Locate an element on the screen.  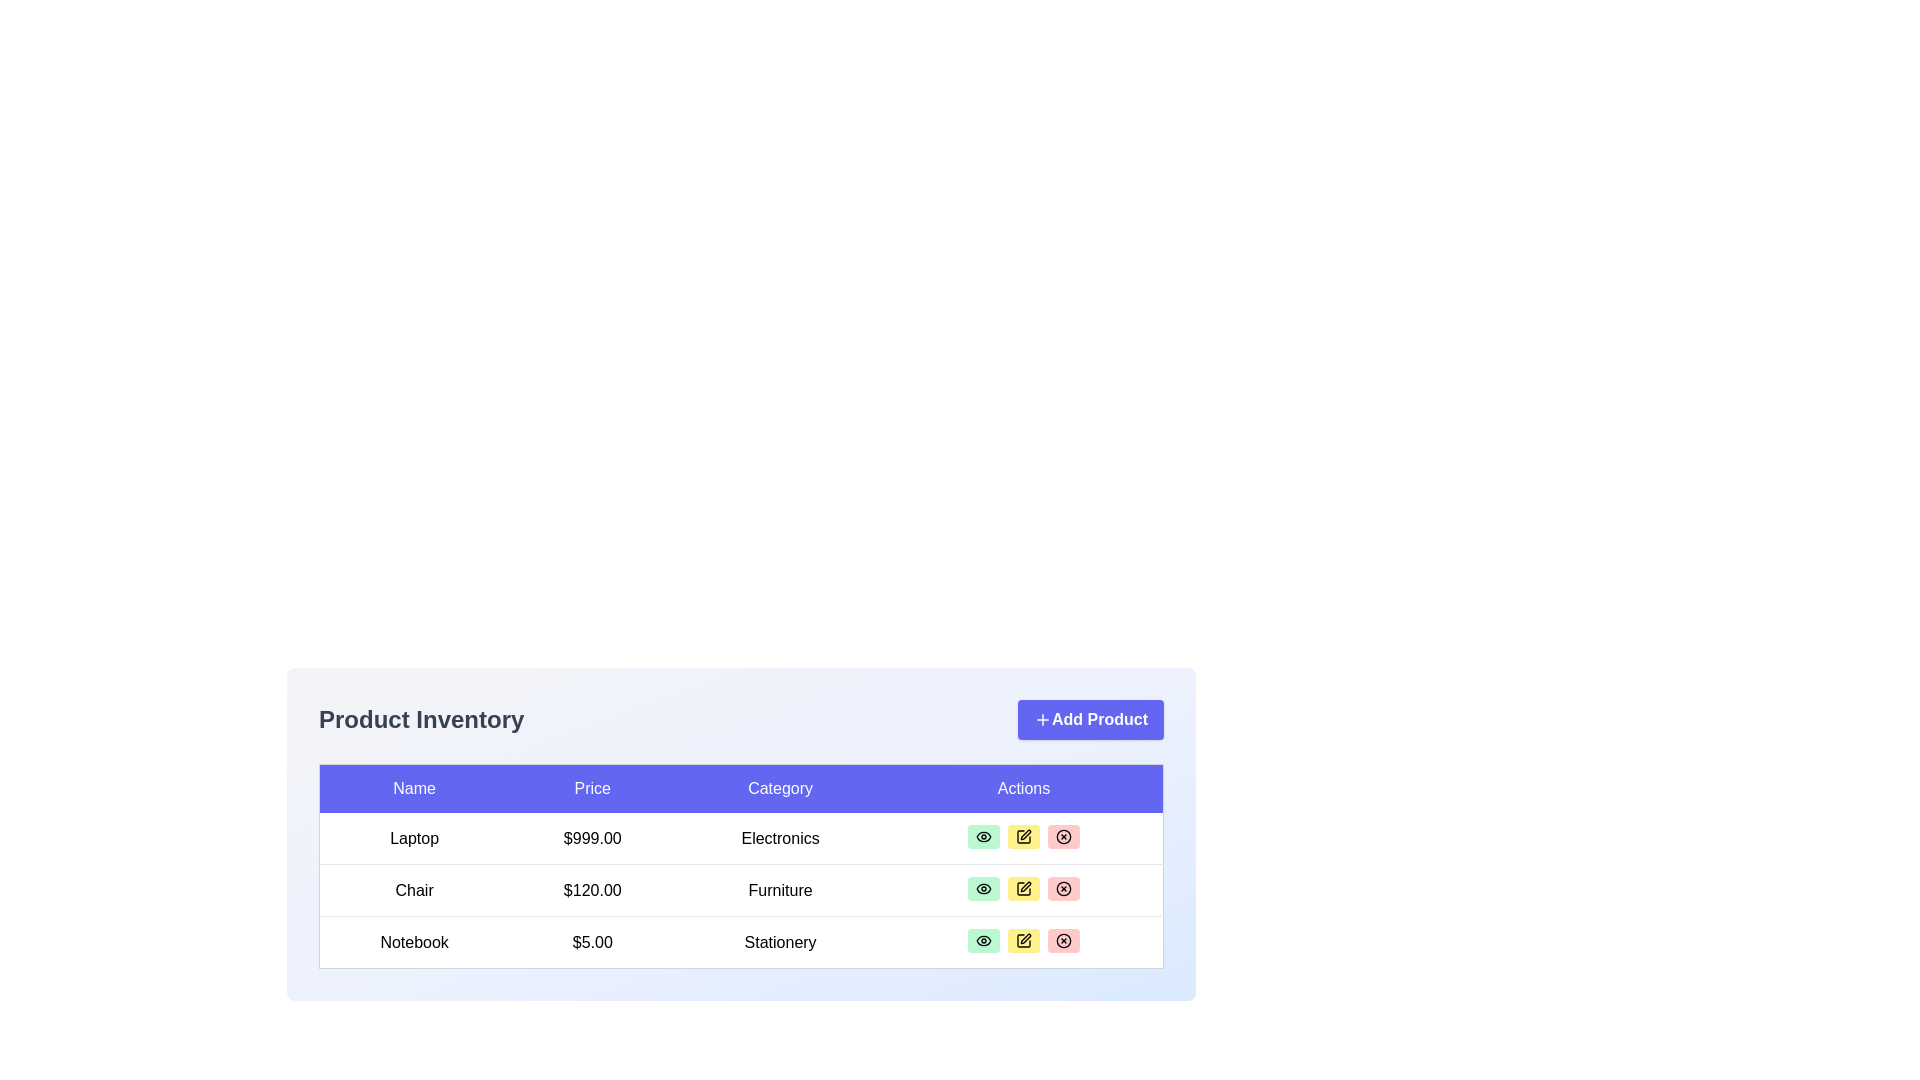
the edit button in the 'Actions' column of the first row to modify details associated with the 'Laptop' product is located at coordinates (1023, 837).